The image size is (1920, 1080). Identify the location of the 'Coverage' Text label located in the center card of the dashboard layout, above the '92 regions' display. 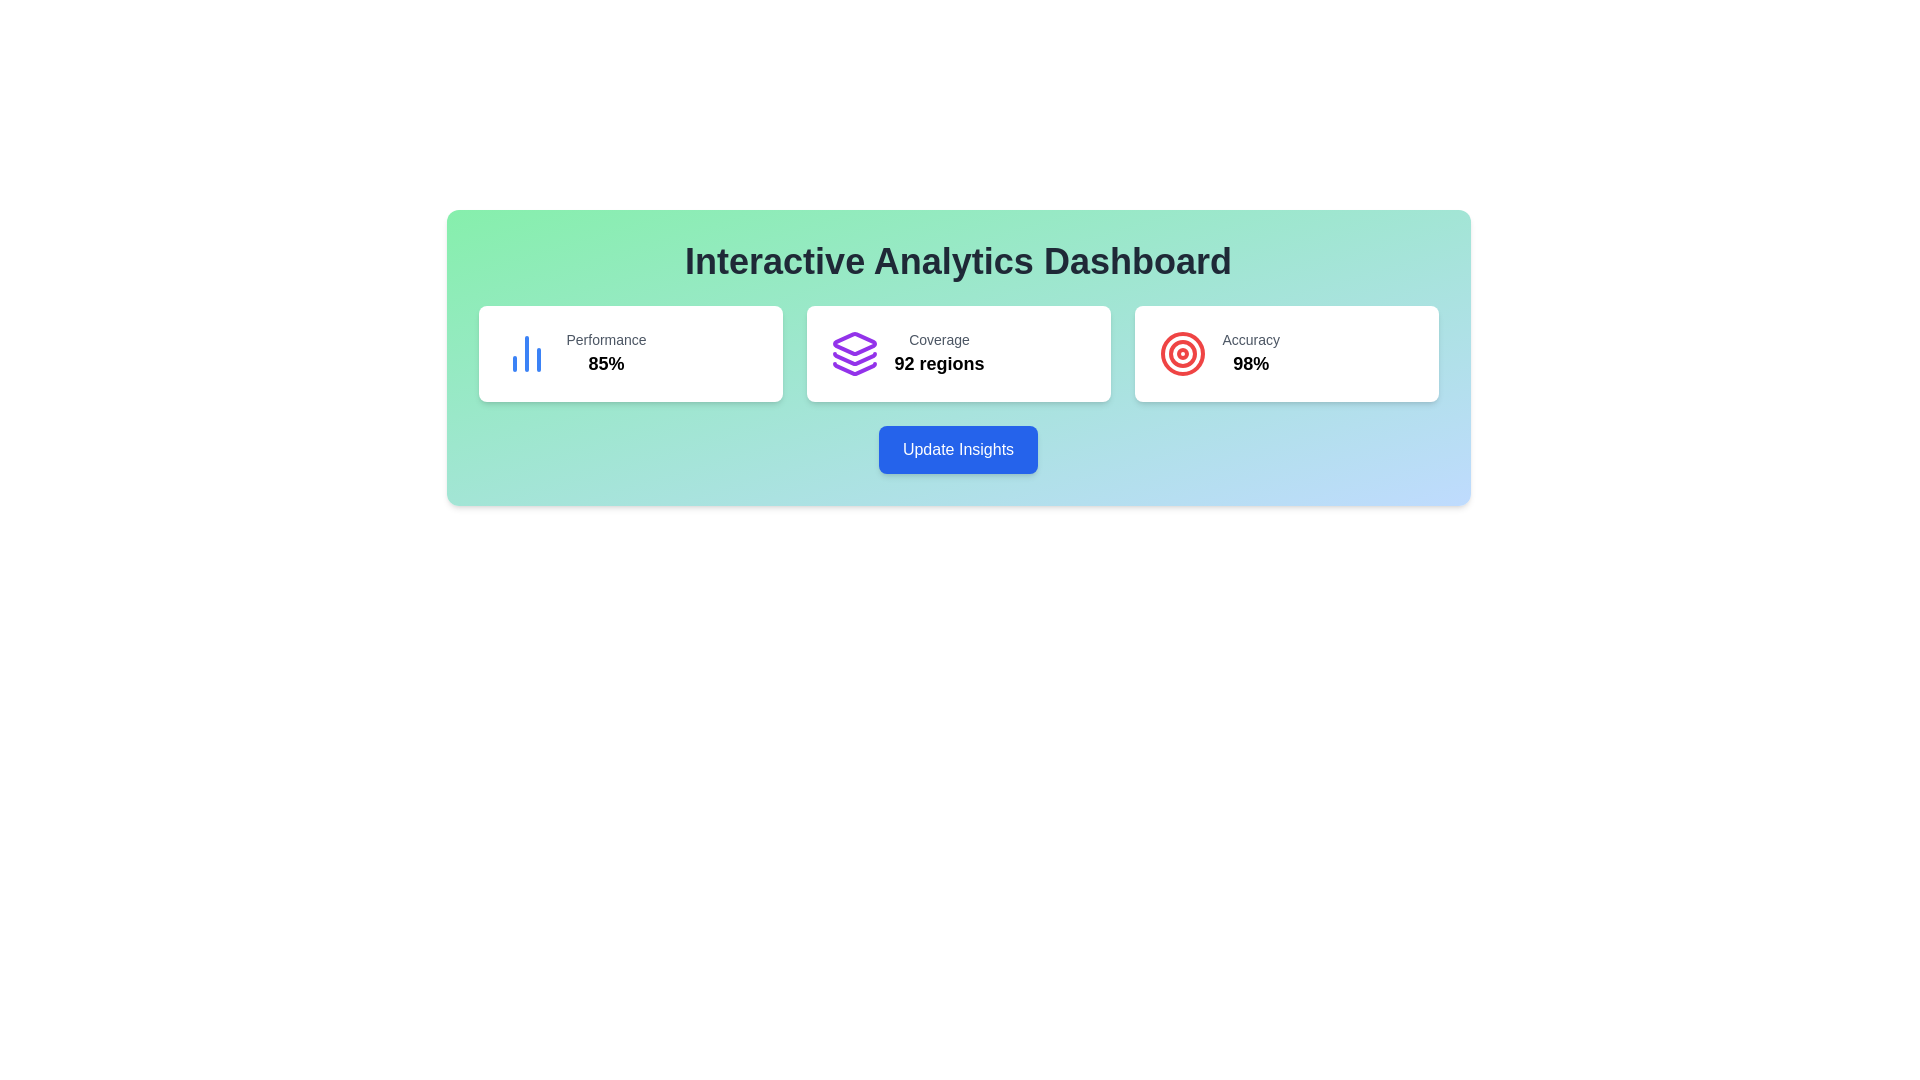
(938, 338).